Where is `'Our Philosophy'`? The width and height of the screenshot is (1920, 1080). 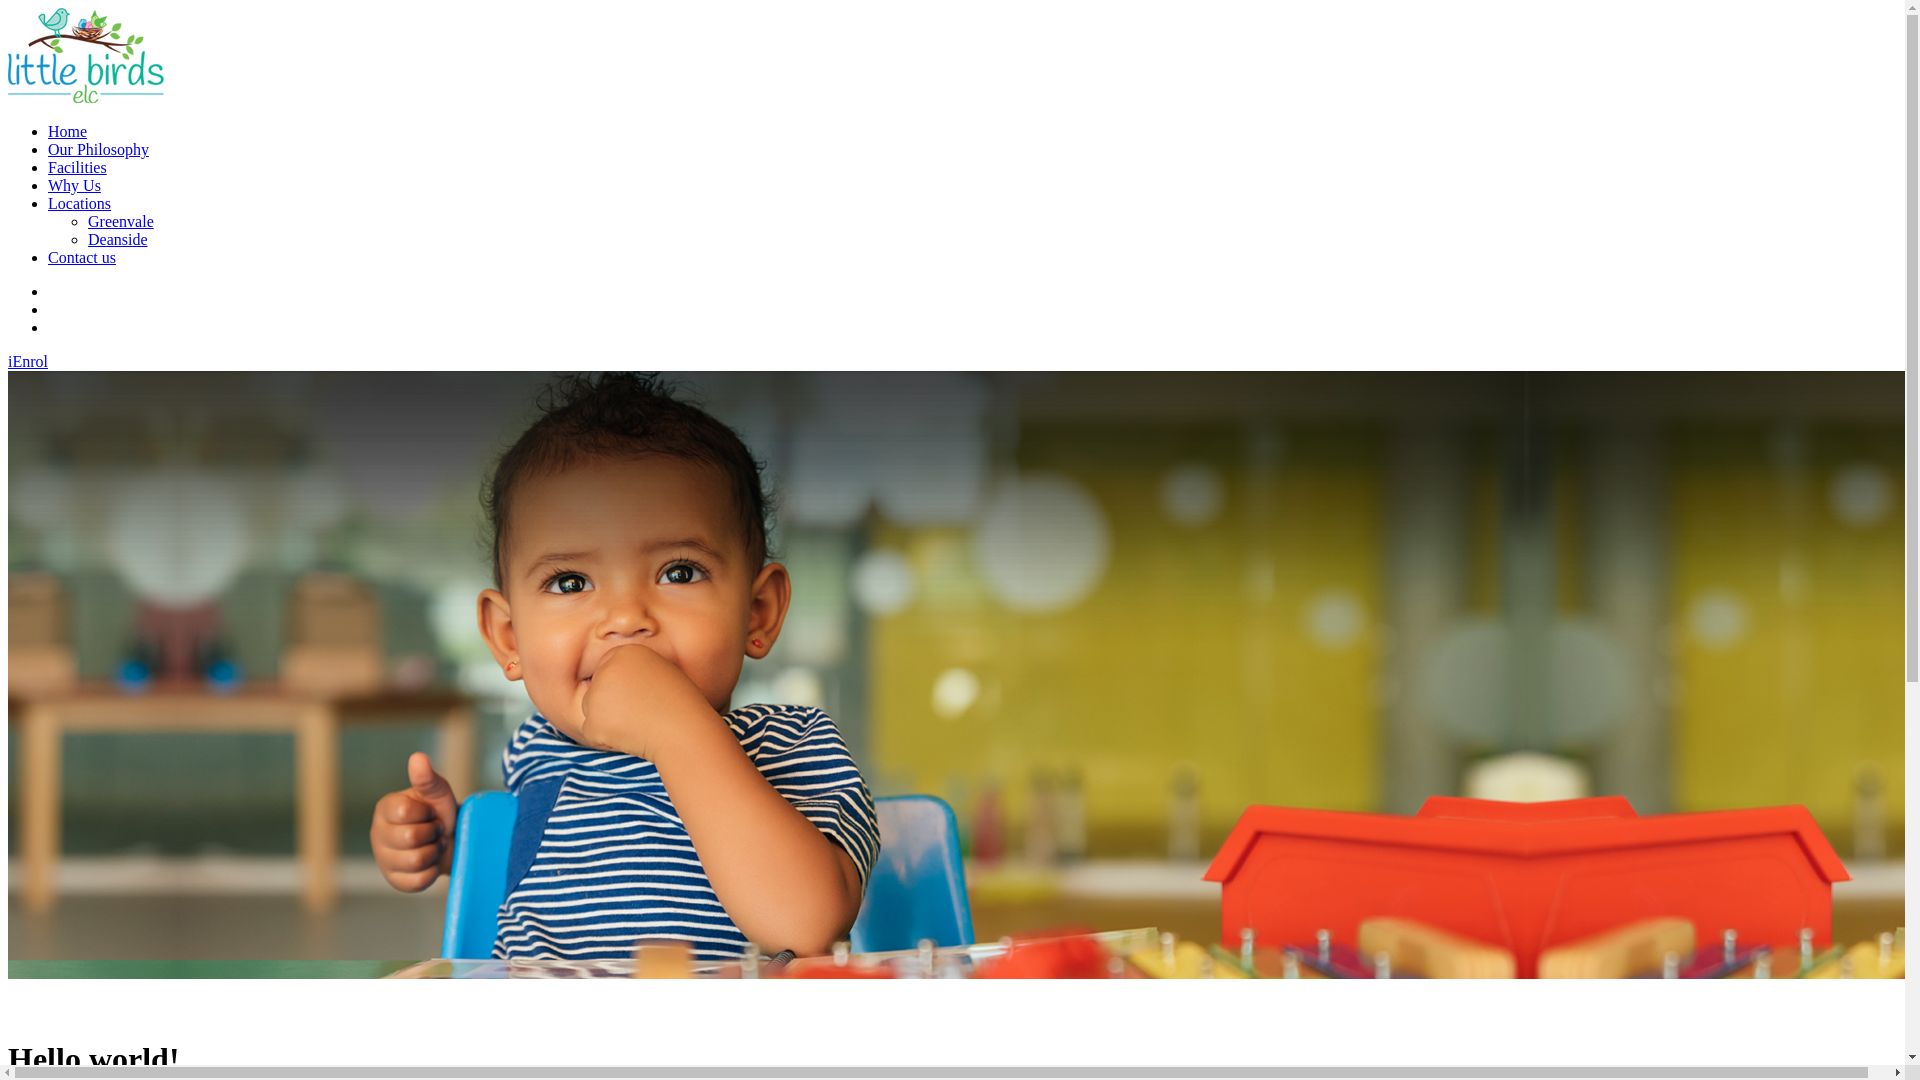 'Our Philosophy' is located at coordinates (97, 148).